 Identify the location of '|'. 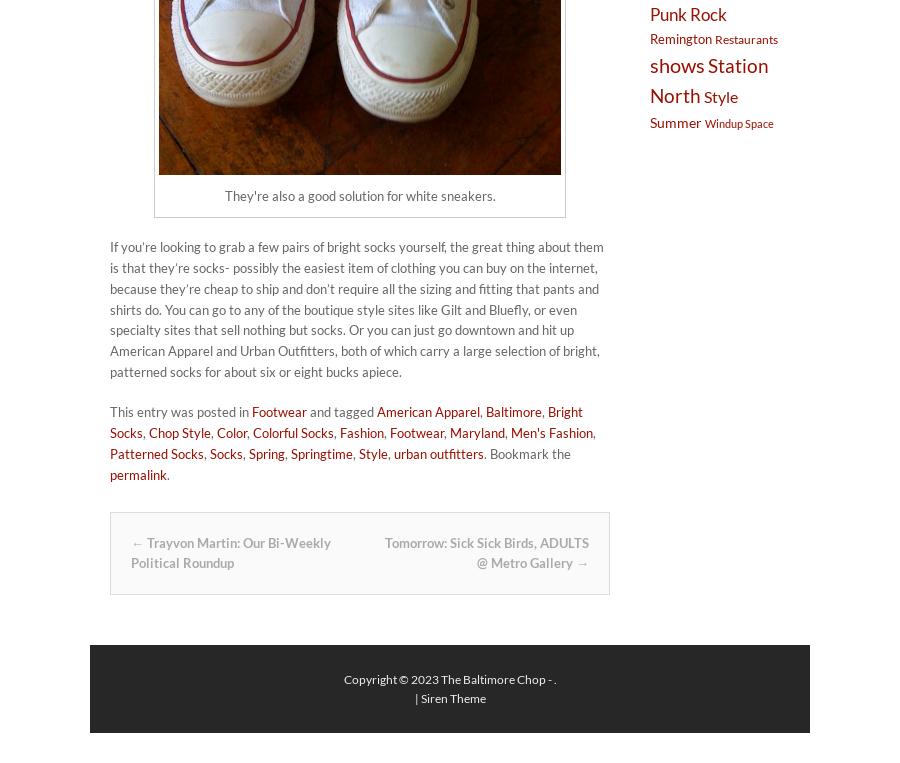
(416, 696).